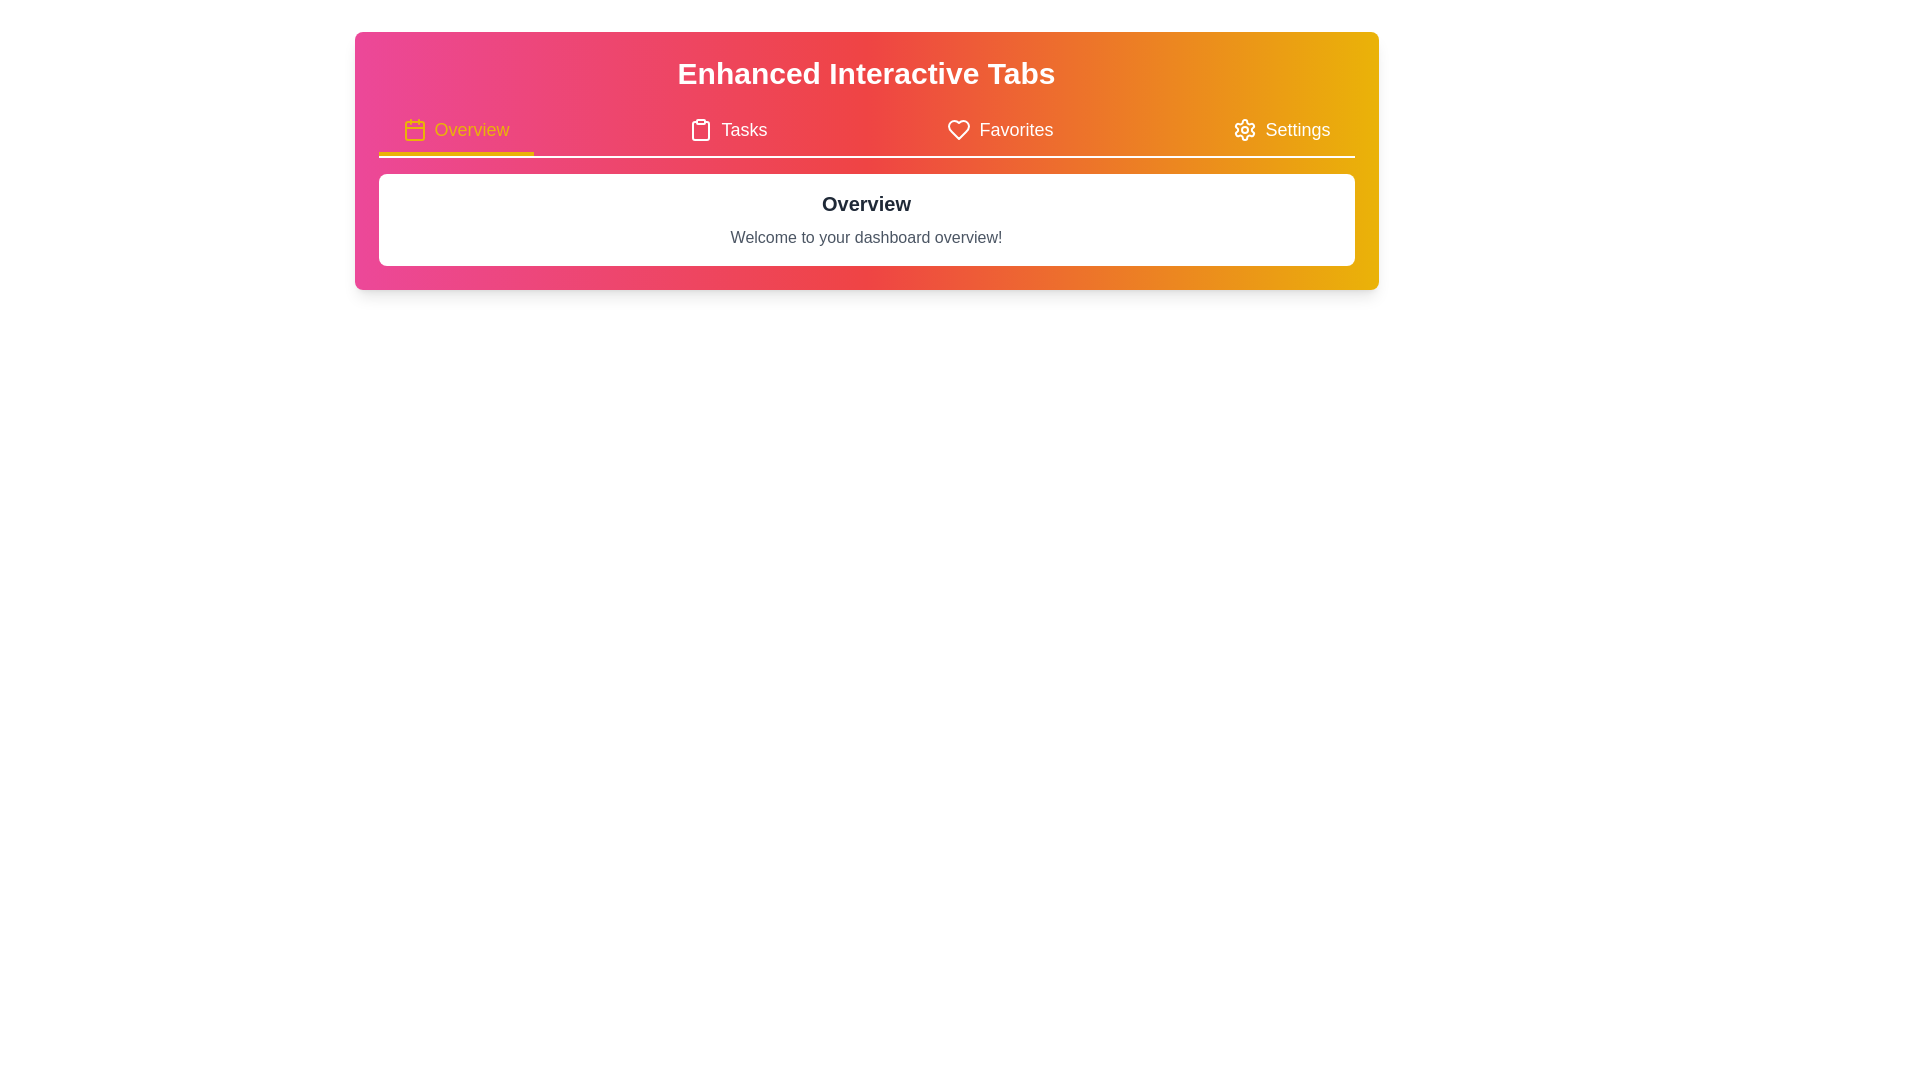 The height and width of the screenshot is (1080, 1920). What do you see at coordinates (1244, 130) in the screenshot?
I see `the gear-shaped settings icon, which is styled in orange and located in the top navigation bar next to the 'Settings' text` at bounding box center [1244, 130].